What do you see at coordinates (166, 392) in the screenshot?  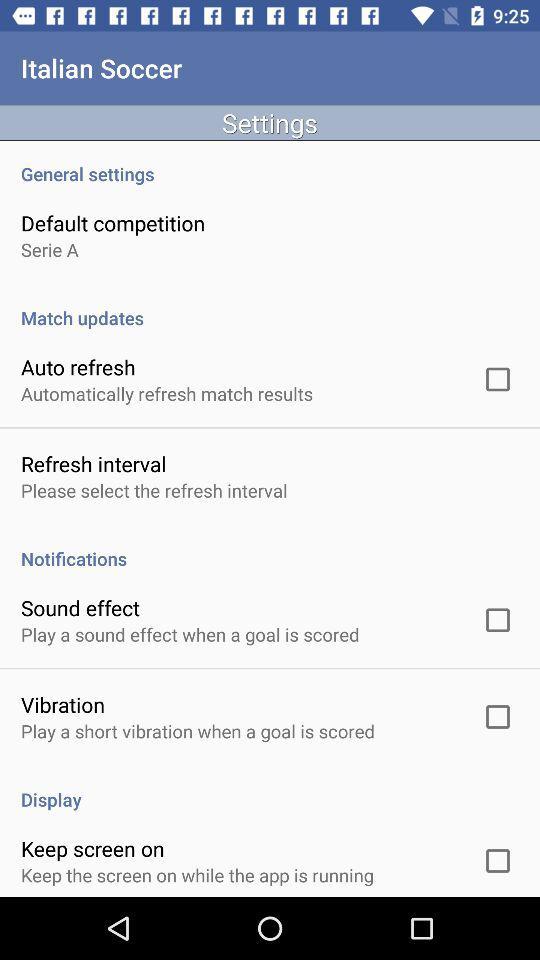 I see `automatically refresh match item` at bounding box center [166, 392].